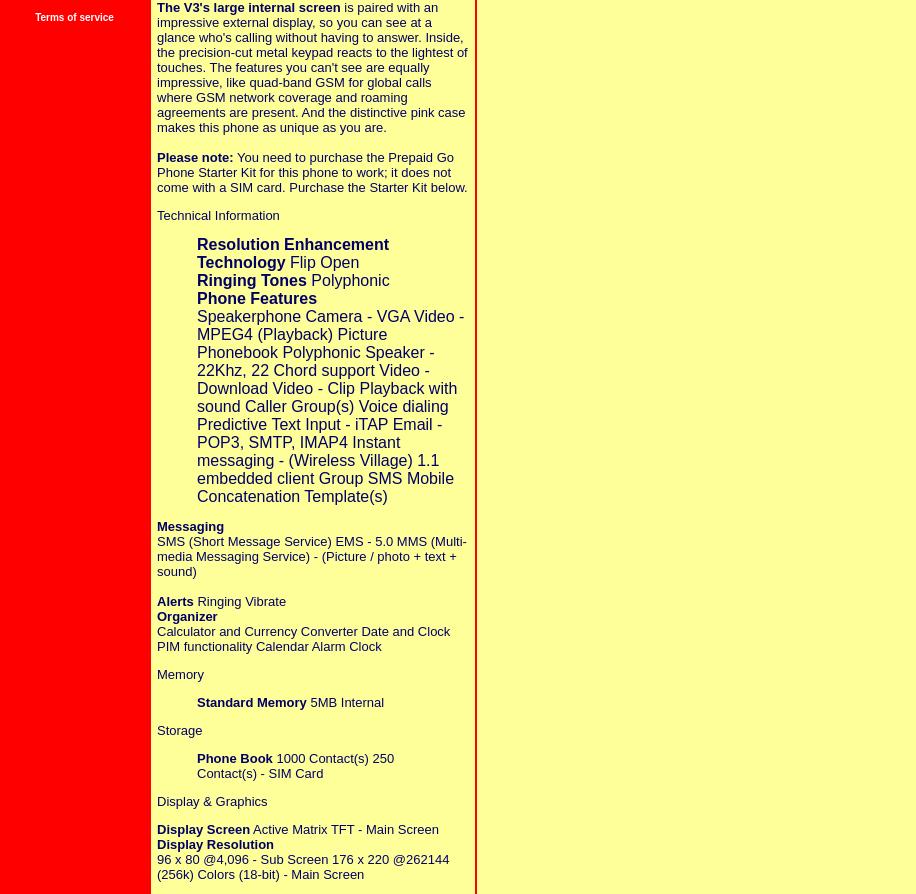 This screenshot has height=894, width=916. What do you see at coordinates (178, 728) in the screenshot?
I see `'Storage'` at bounding box center [178, 728].